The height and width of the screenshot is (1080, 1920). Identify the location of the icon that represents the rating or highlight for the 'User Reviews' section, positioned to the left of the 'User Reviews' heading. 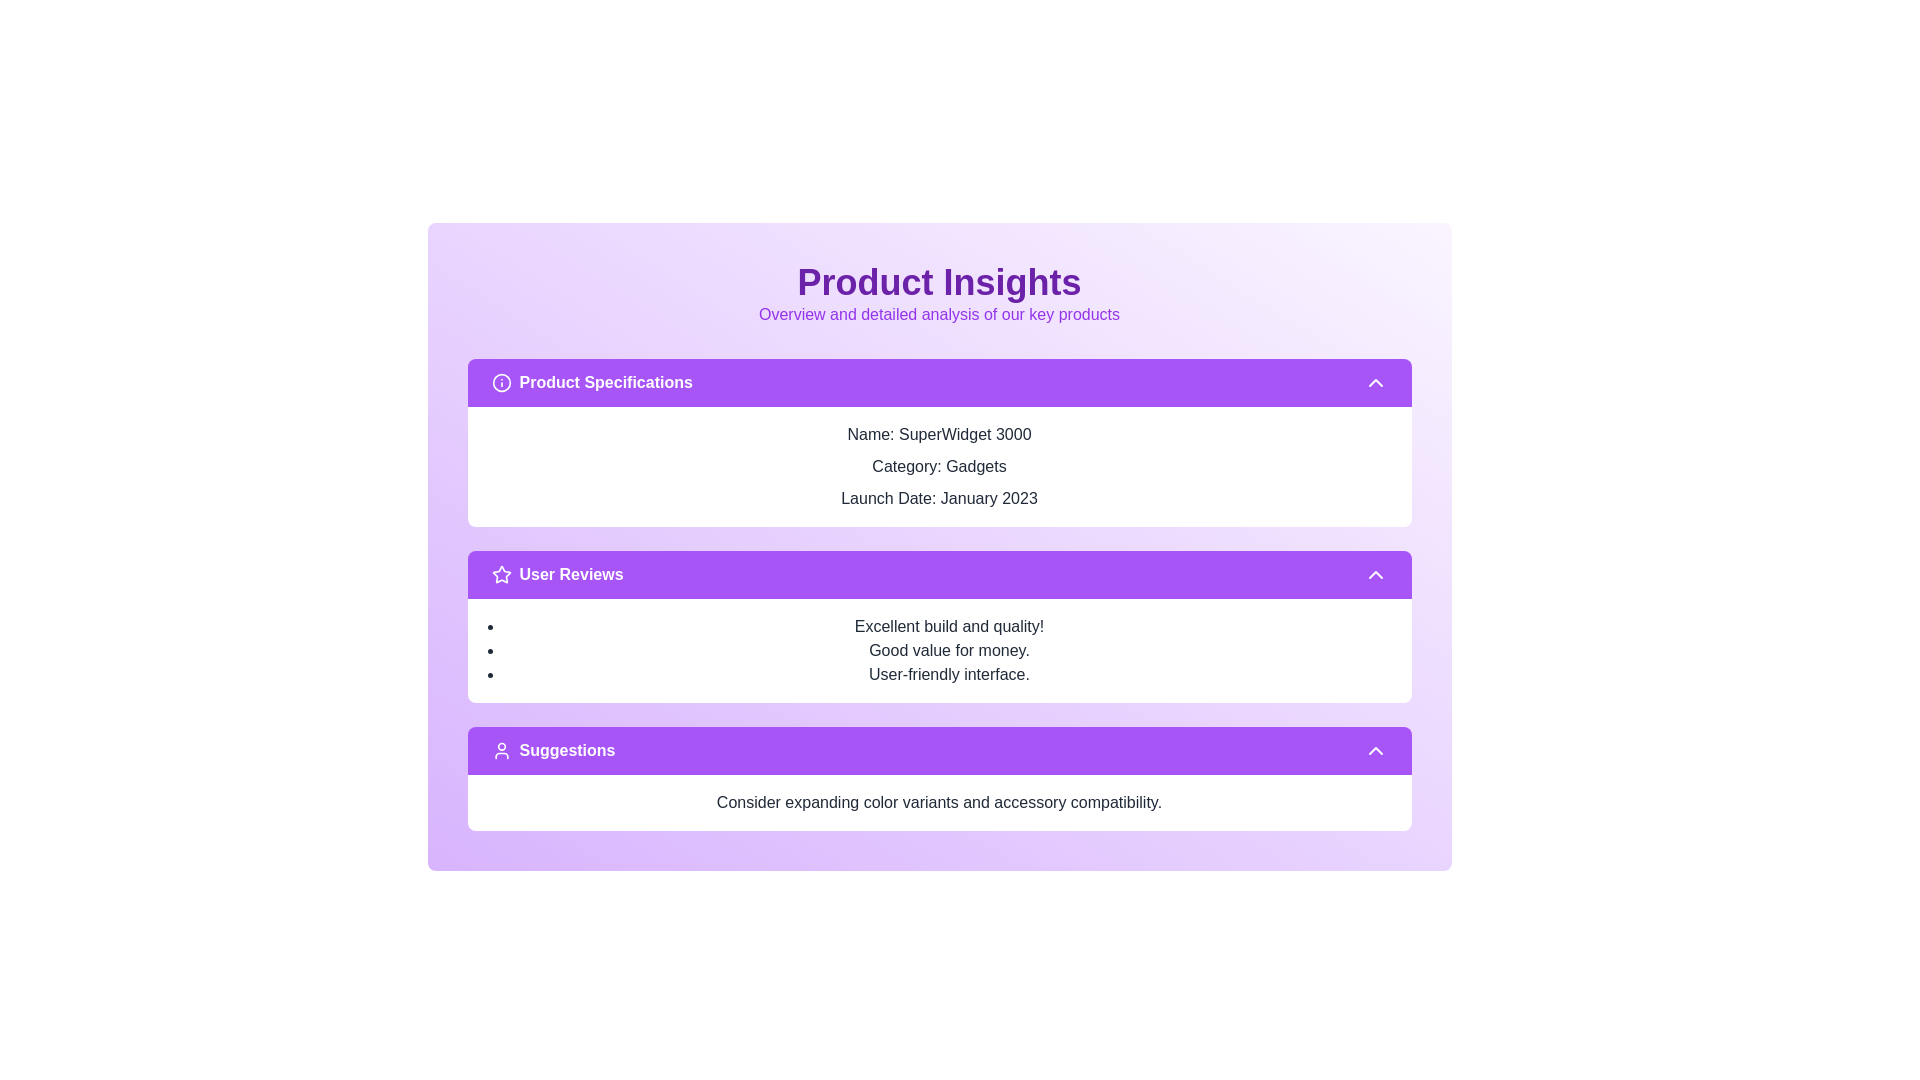
(501, 574).